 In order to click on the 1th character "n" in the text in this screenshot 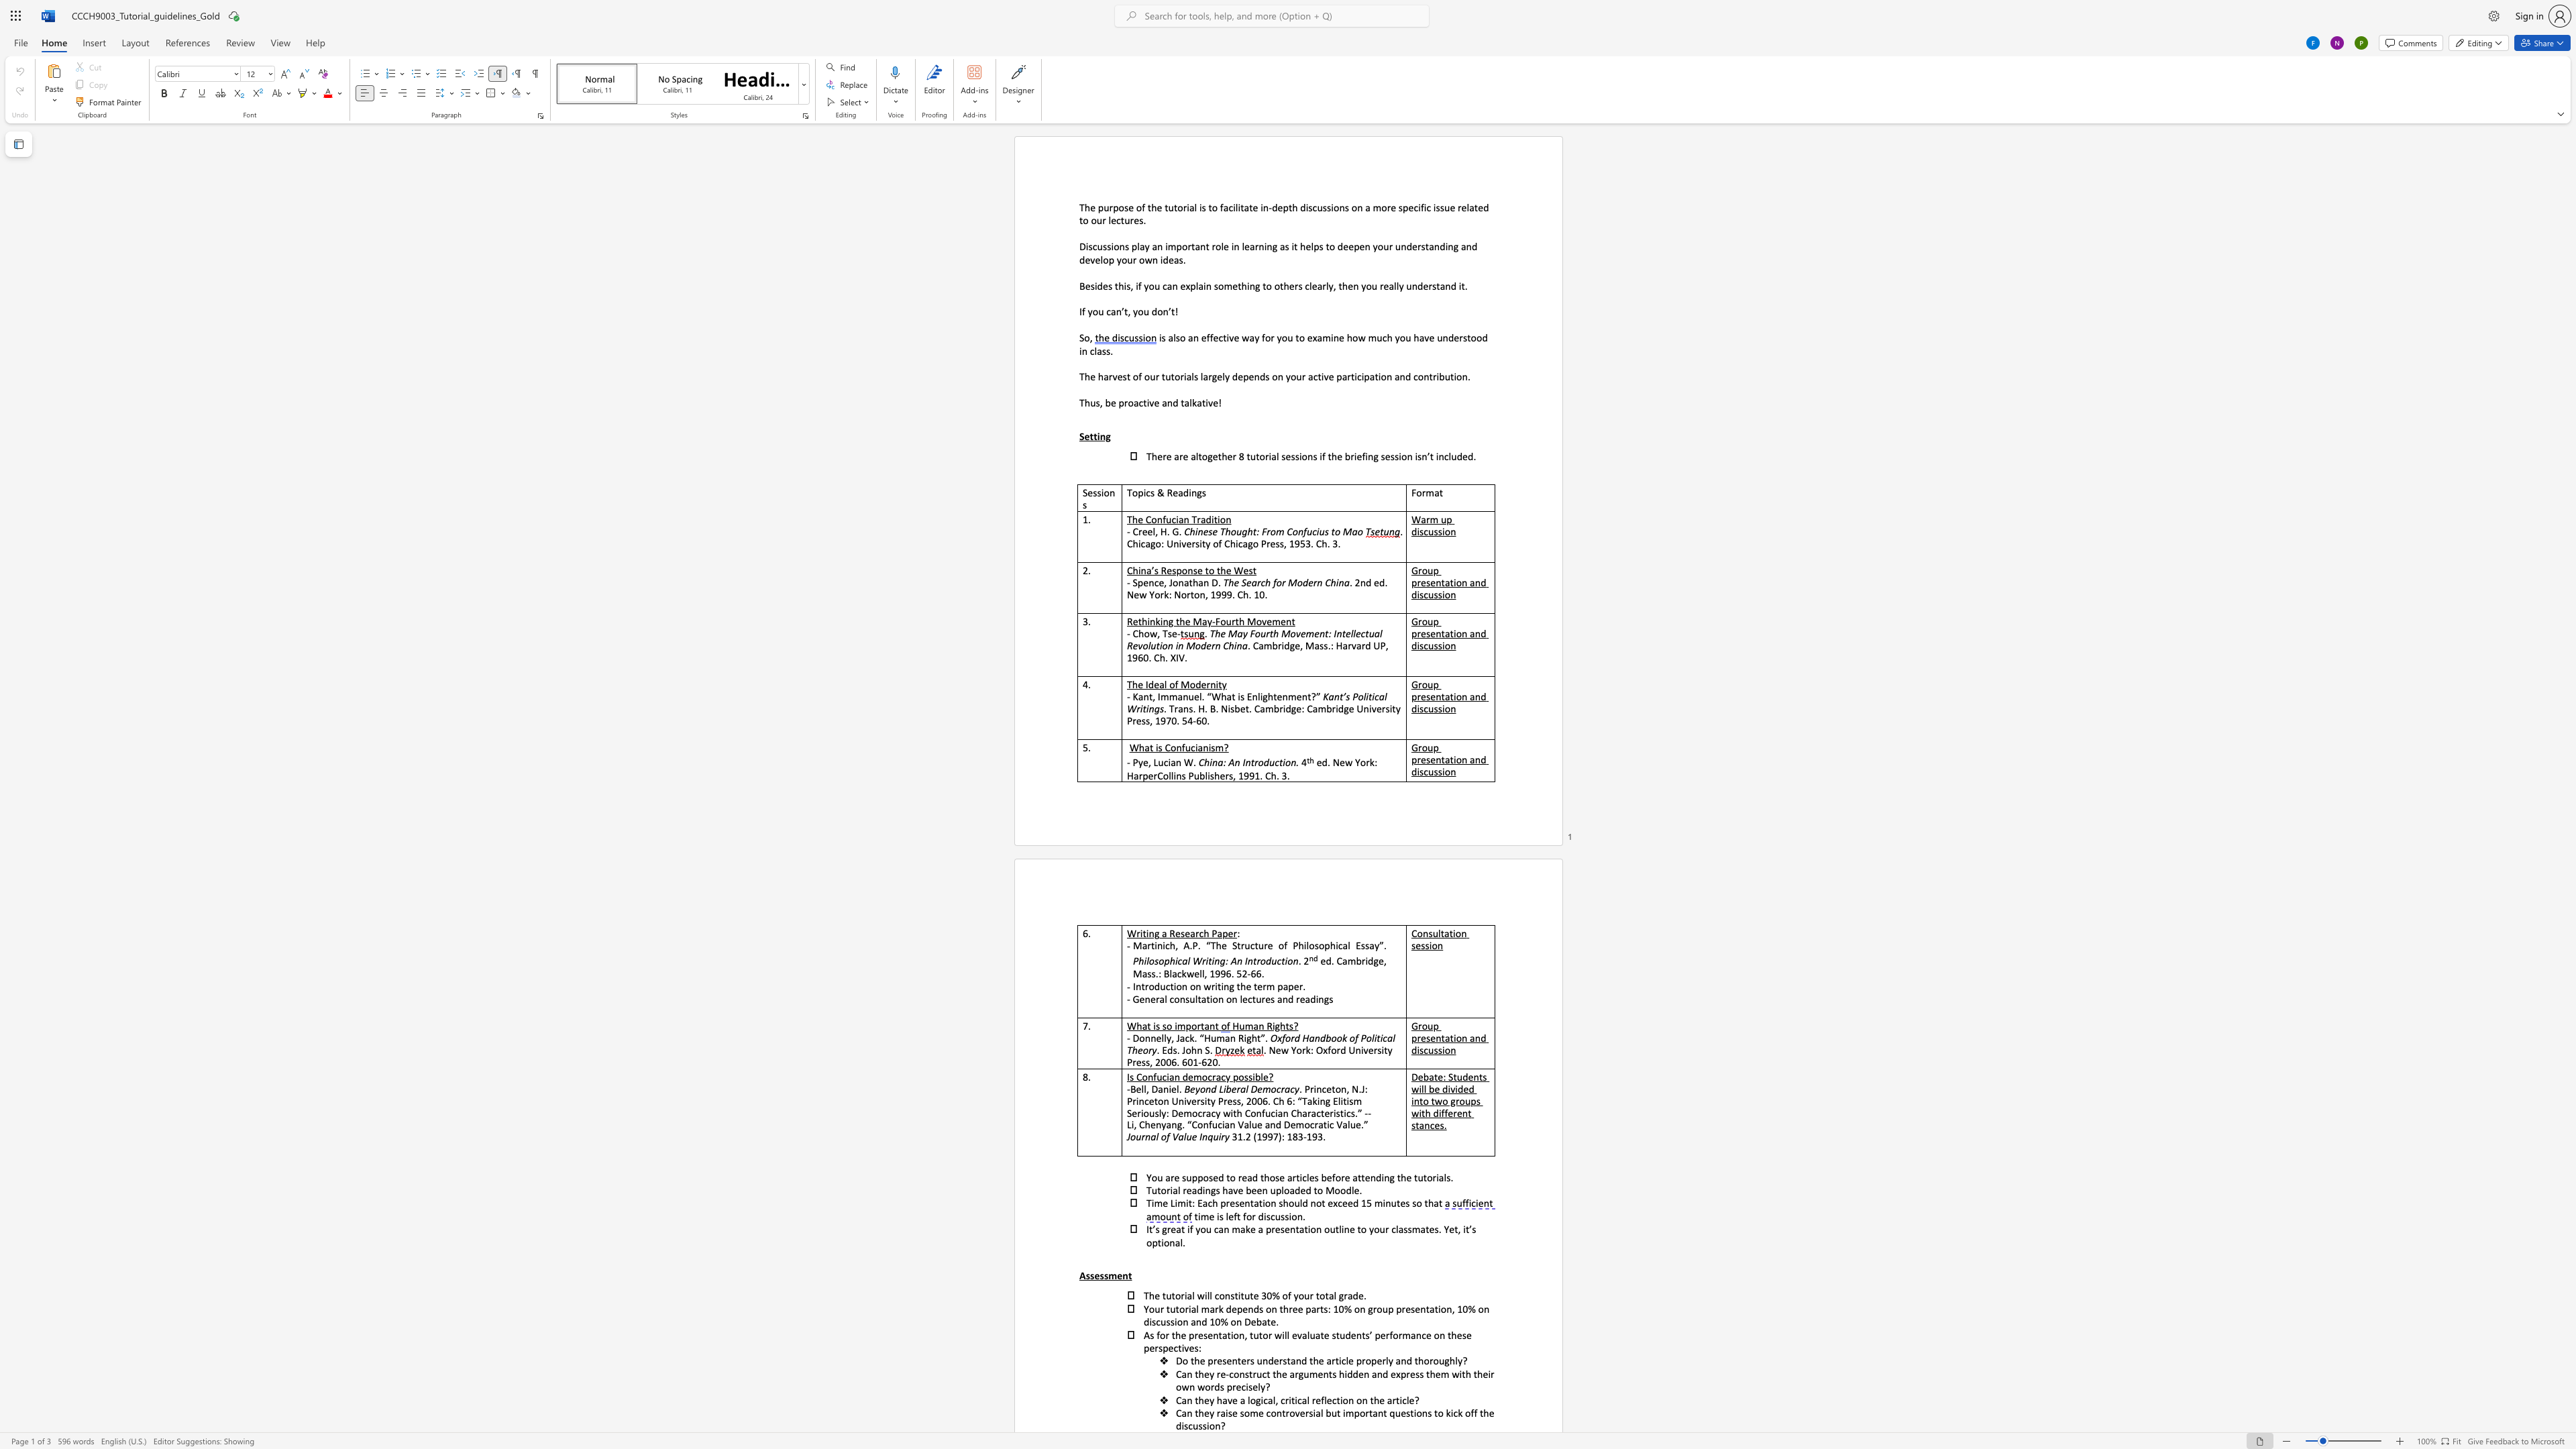, I will do `click(1169, 402)`.